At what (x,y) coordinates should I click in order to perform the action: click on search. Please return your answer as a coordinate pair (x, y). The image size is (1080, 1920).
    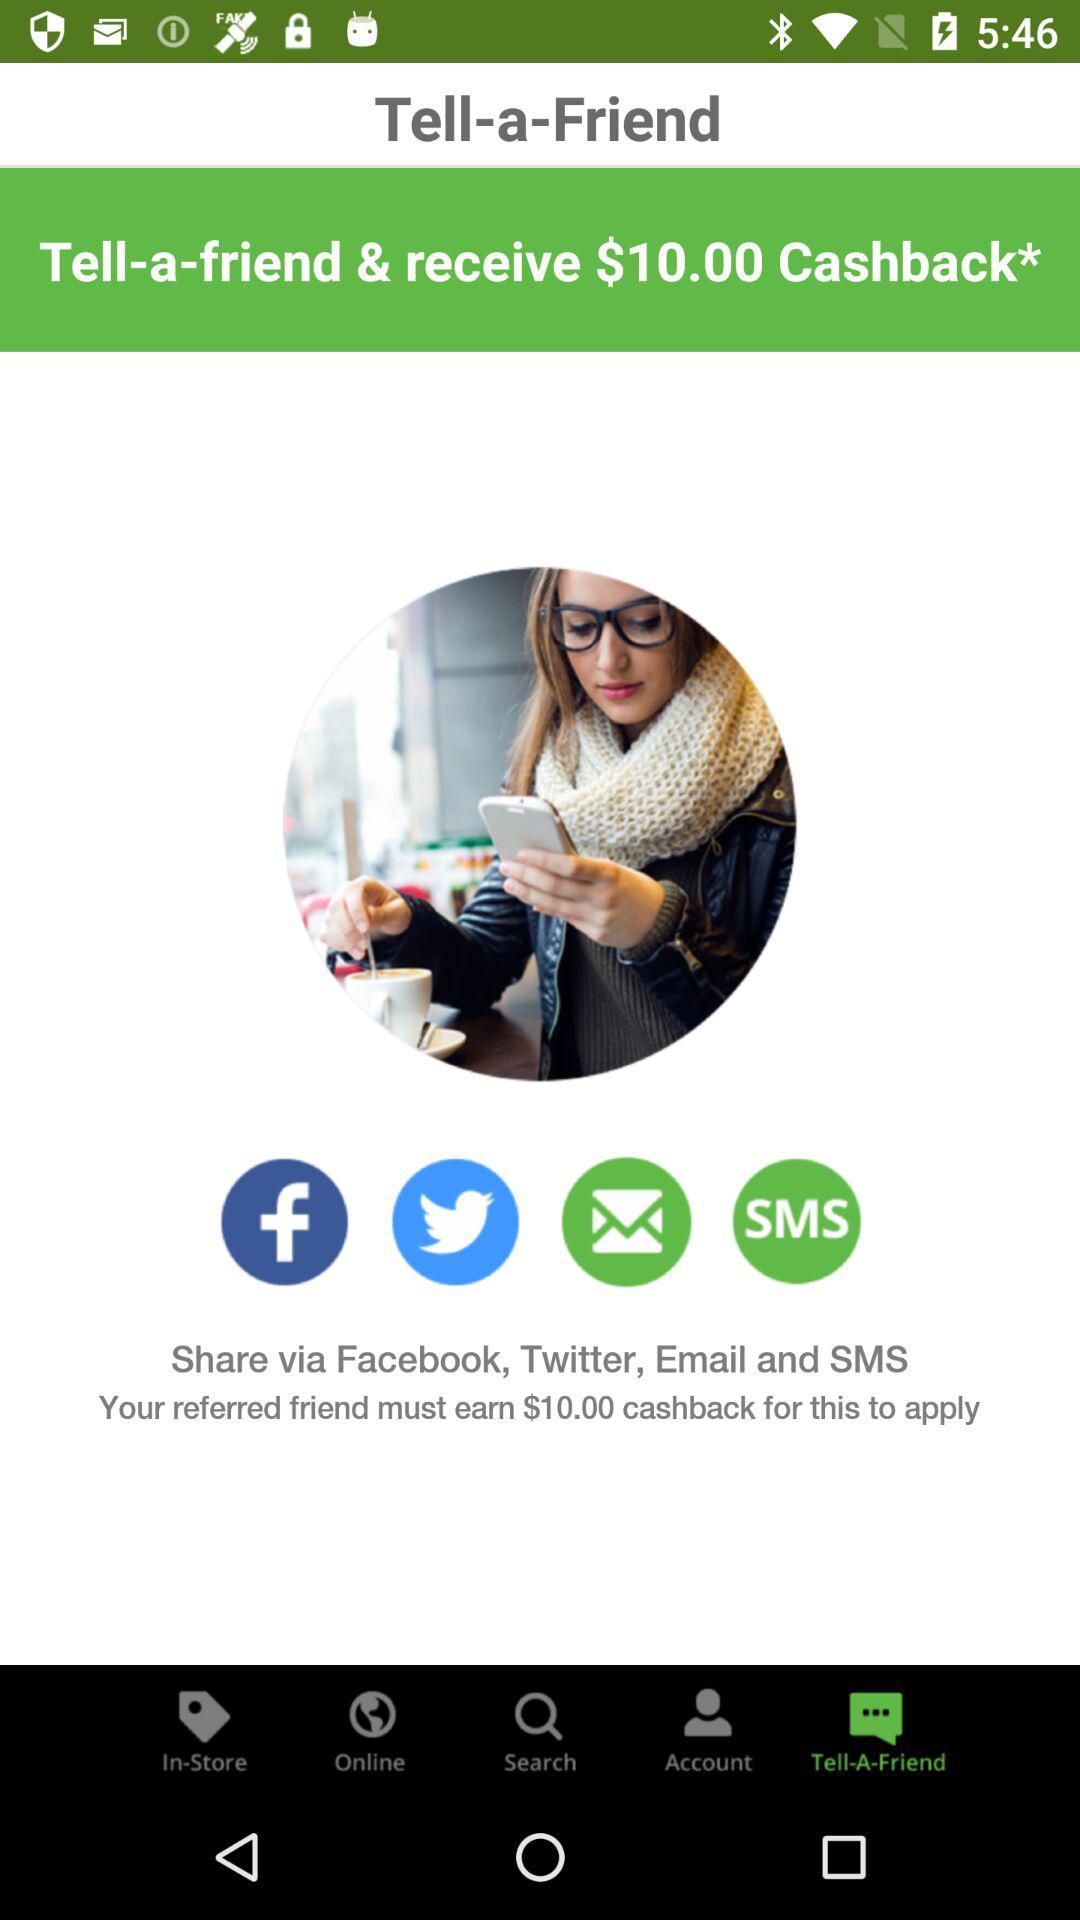
    Looking at the image, I should click on (540, 1728).